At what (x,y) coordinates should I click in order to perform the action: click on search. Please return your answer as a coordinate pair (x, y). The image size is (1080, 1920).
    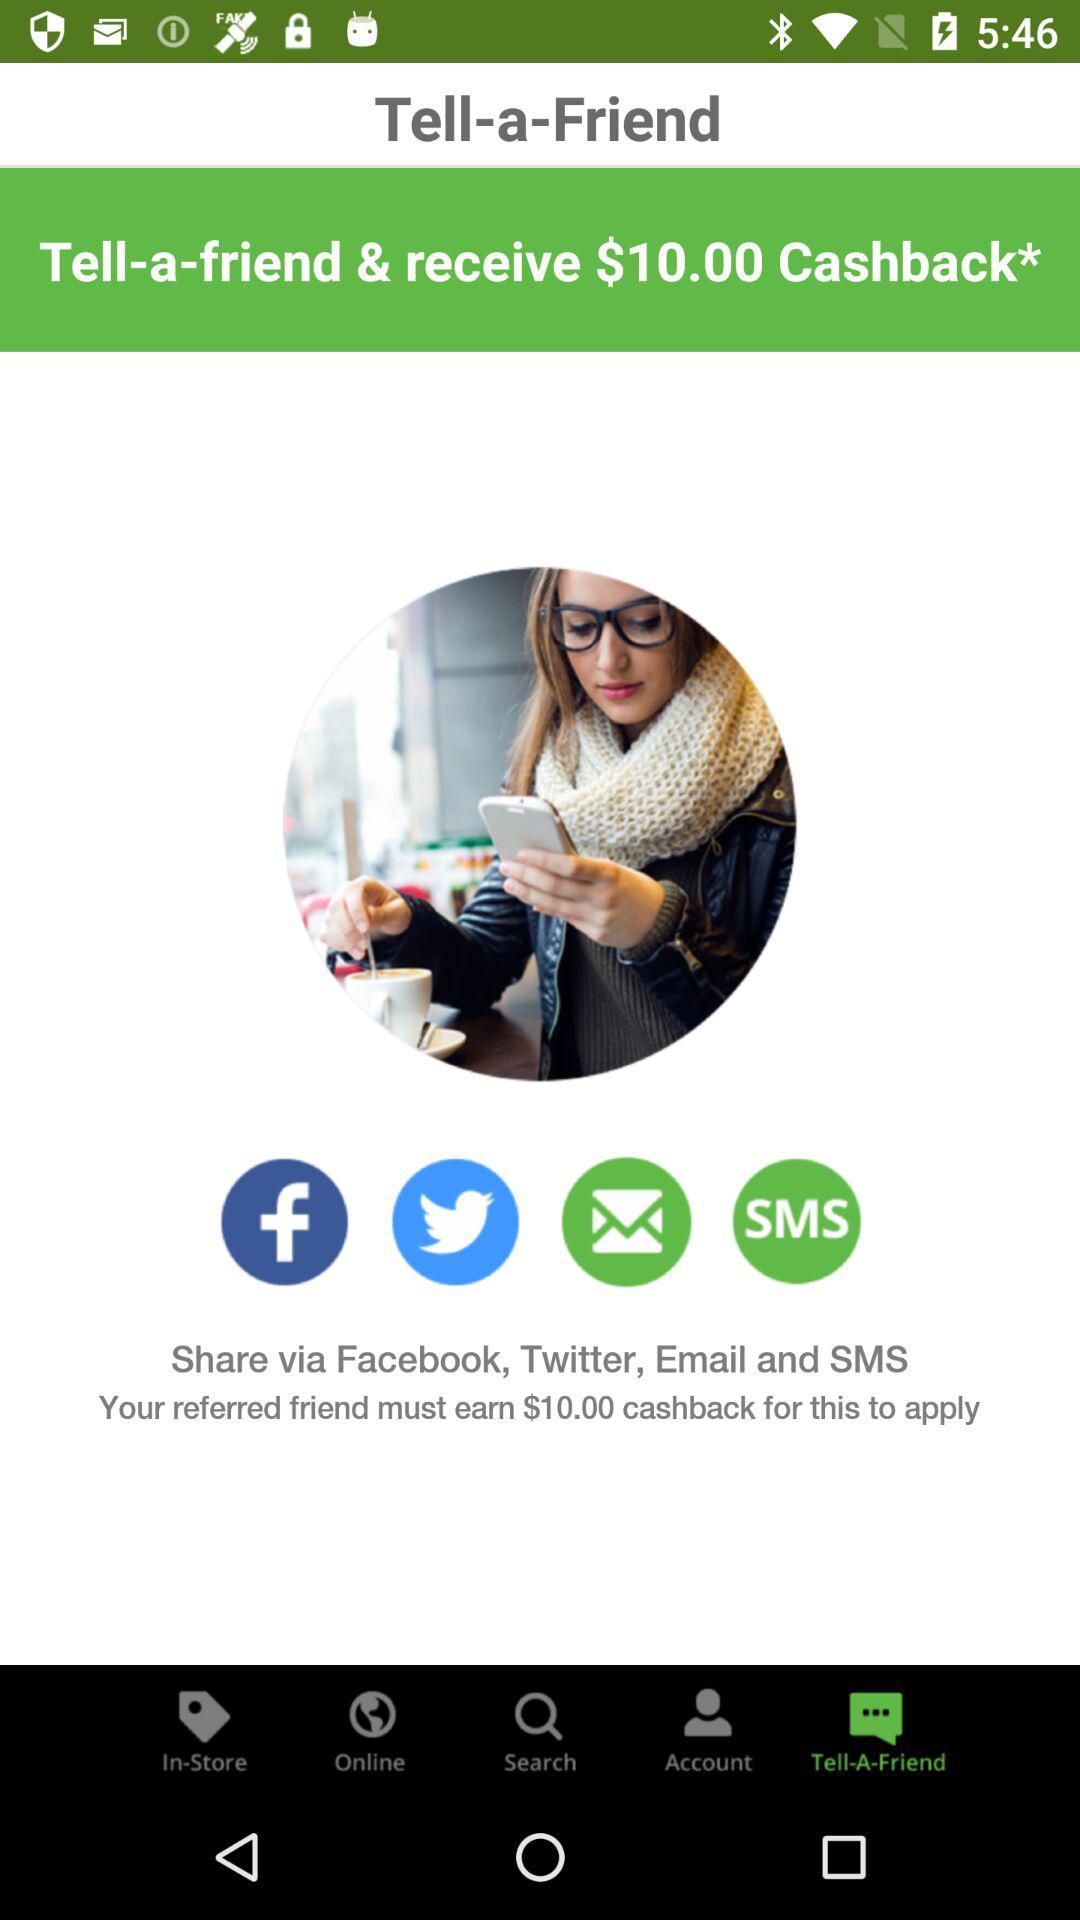
    Looking at the image, I should click on (540, 1728).